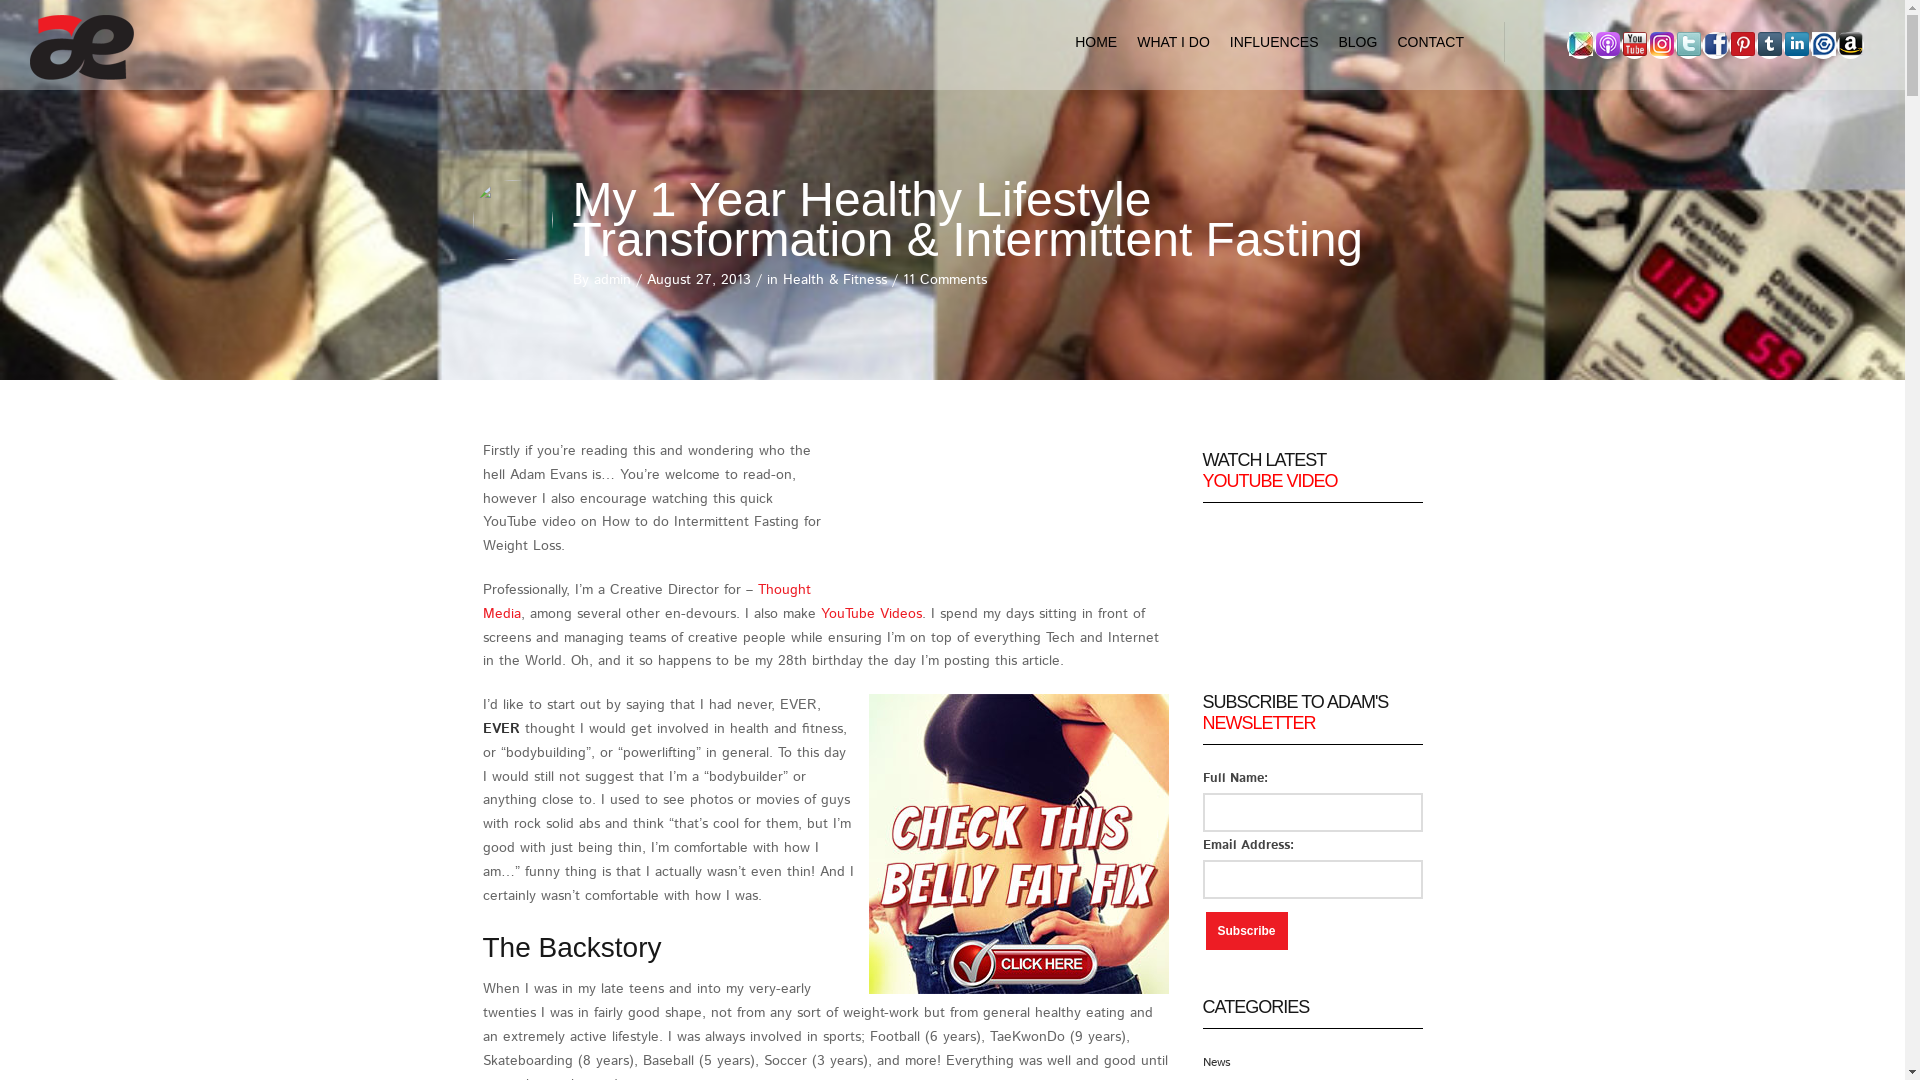  What do you see at coordinates (1173, 42) in the screenshot?
I see `'WHAT I DO'` at bounding box center [1173, 42].